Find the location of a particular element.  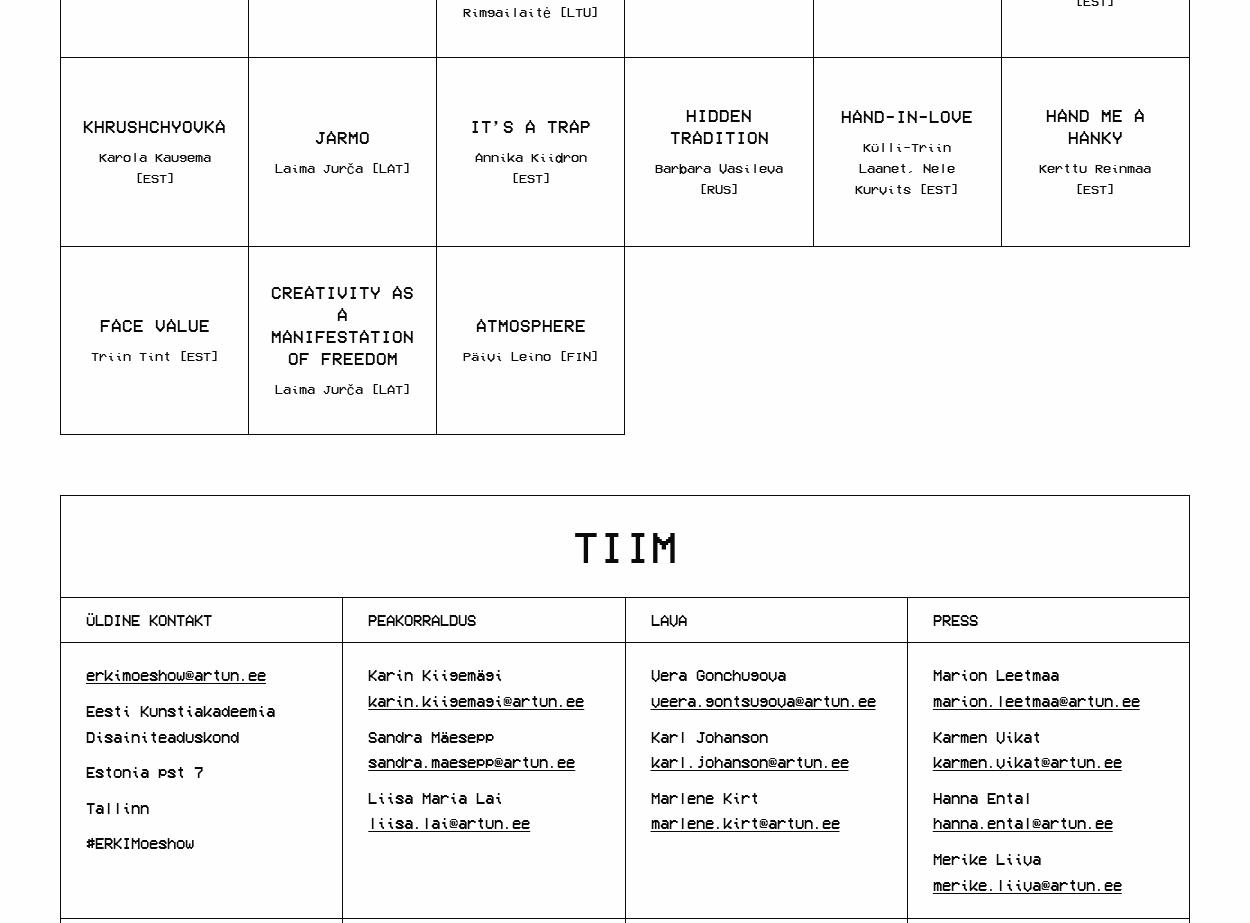

'Tiim' is located at coordinates (625, 544).